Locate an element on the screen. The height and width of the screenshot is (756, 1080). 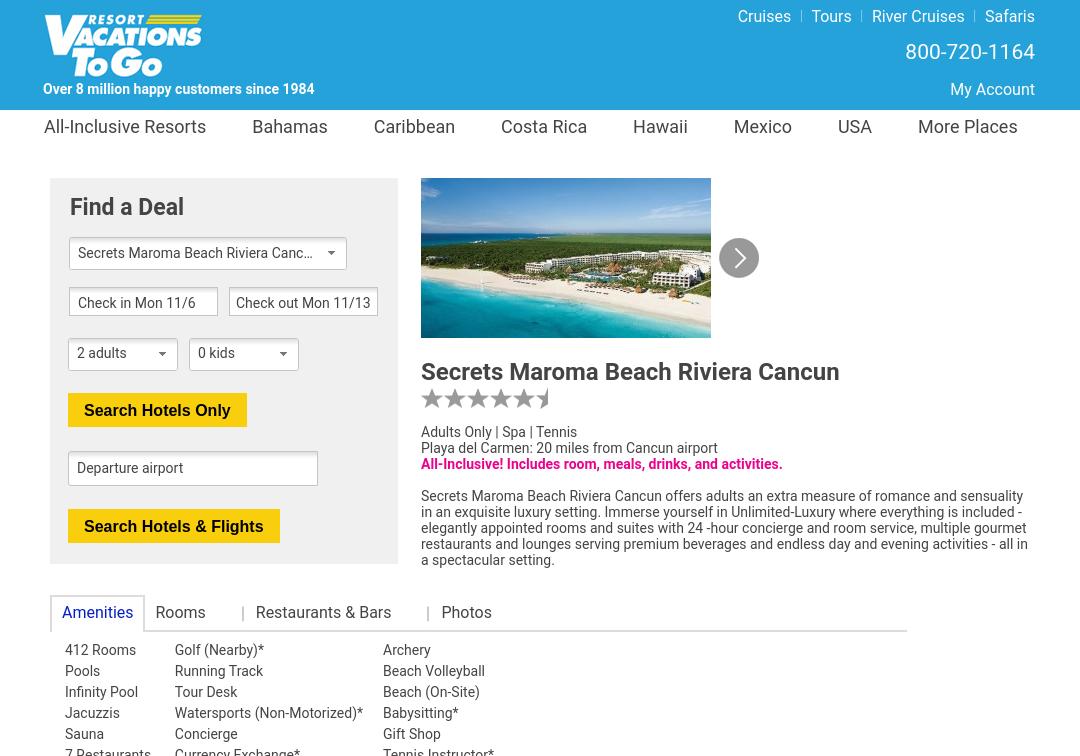
'All-Inclusive! Includes room, meals, drinks, and activities.' is located at coordinates (600, 464).